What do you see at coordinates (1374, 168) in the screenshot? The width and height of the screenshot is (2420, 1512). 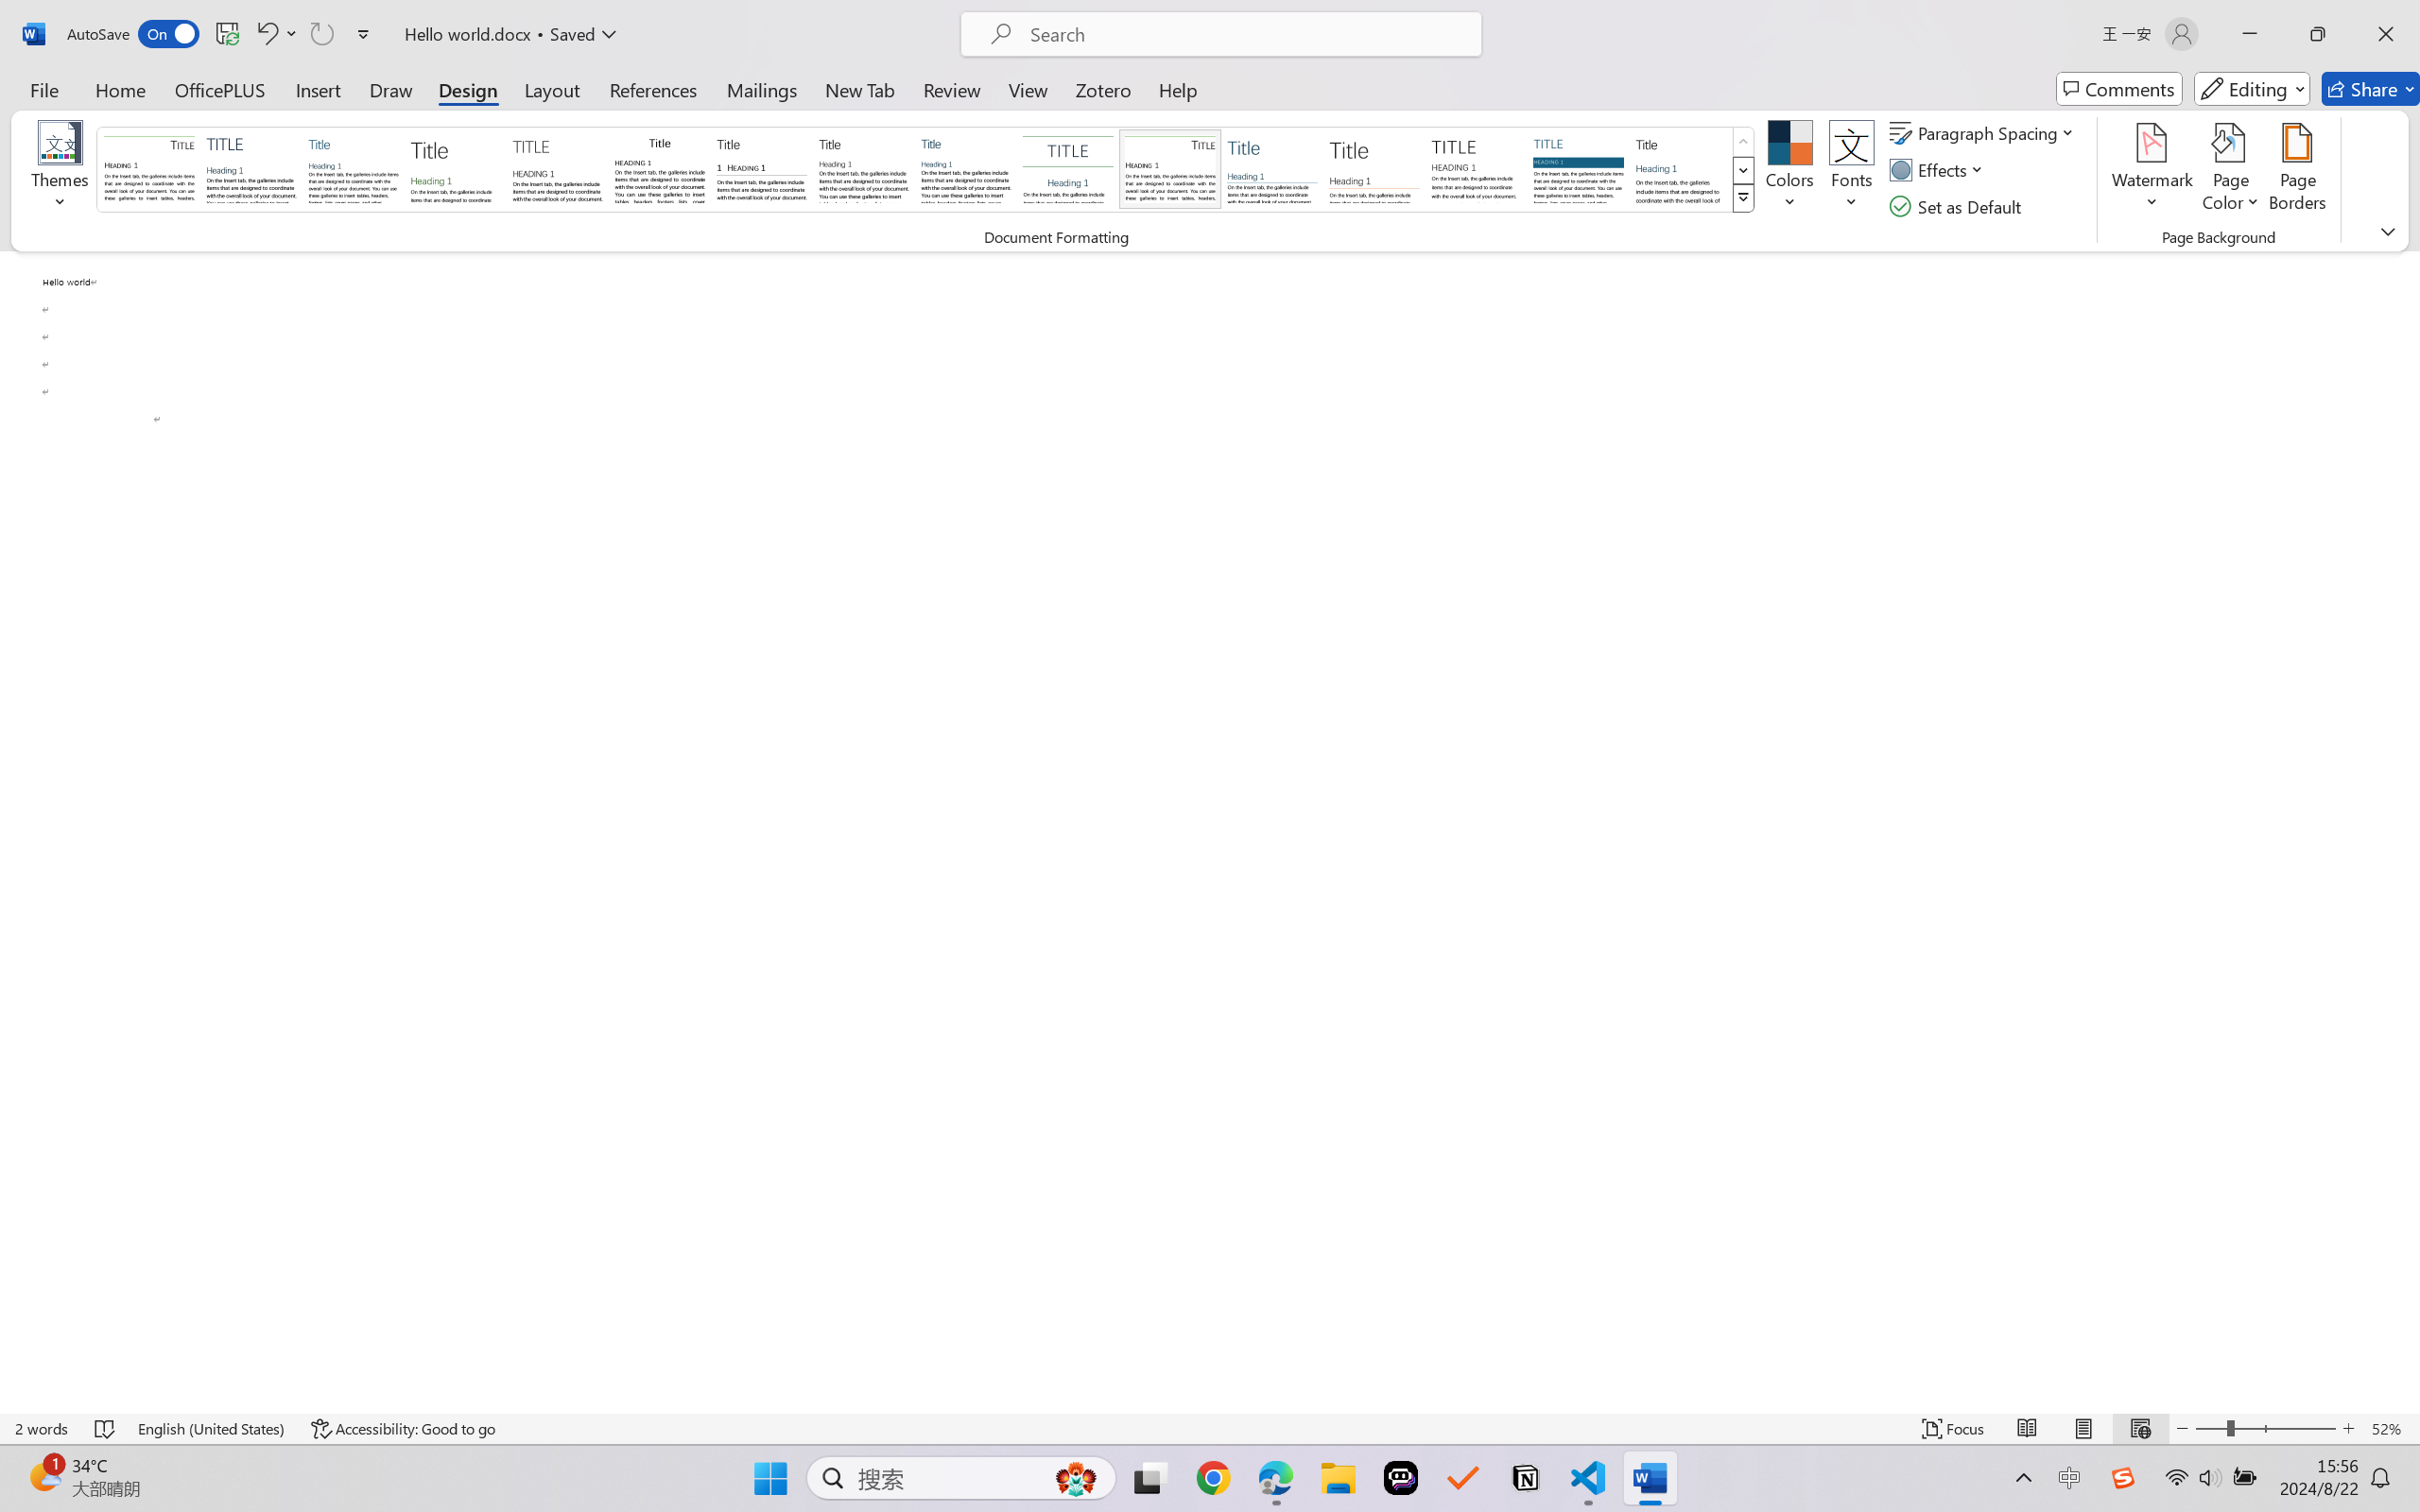 I see `'Lines (Stylish)'` at bounding box center [1374, 168].